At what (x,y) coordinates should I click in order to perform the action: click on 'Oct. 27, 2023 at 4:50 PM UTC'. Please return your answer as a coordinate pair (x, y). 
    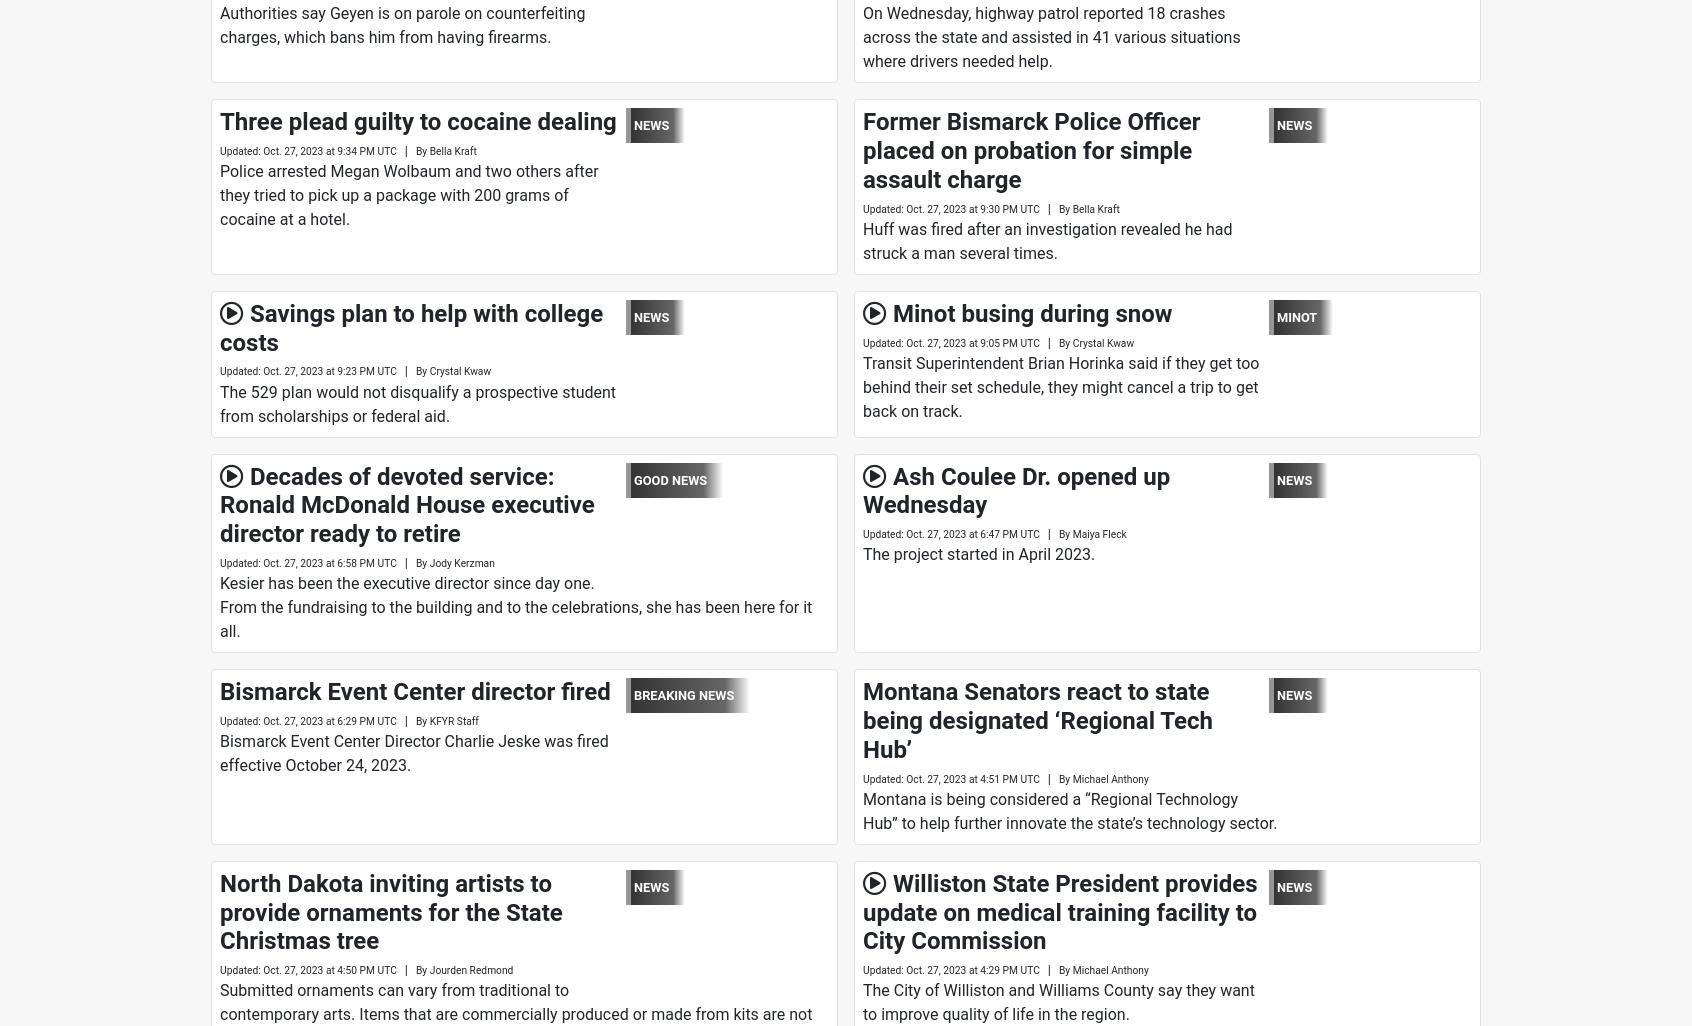
    Looking at the image, I should click on (328, 970).